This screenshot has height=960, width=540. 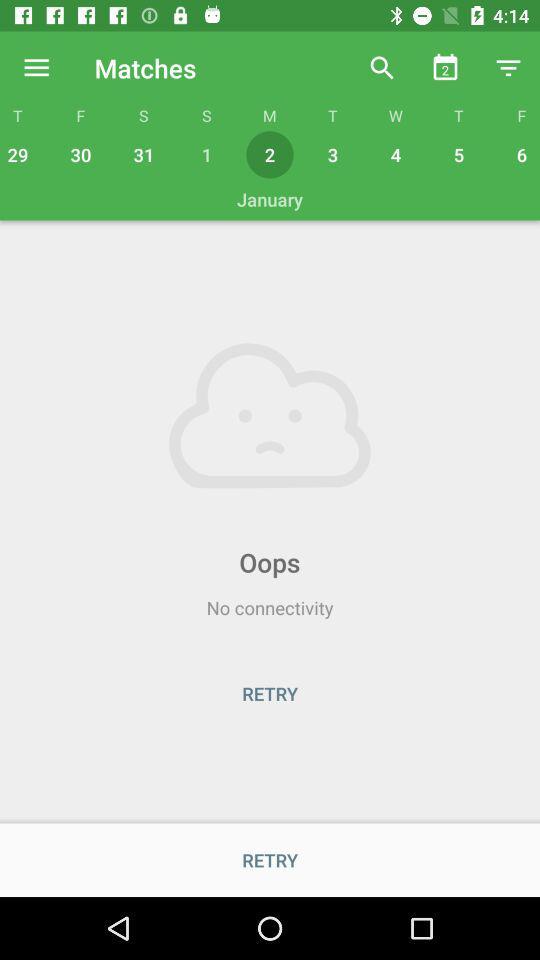 I want to click on the item above the january item, so click(x=19, y=153).